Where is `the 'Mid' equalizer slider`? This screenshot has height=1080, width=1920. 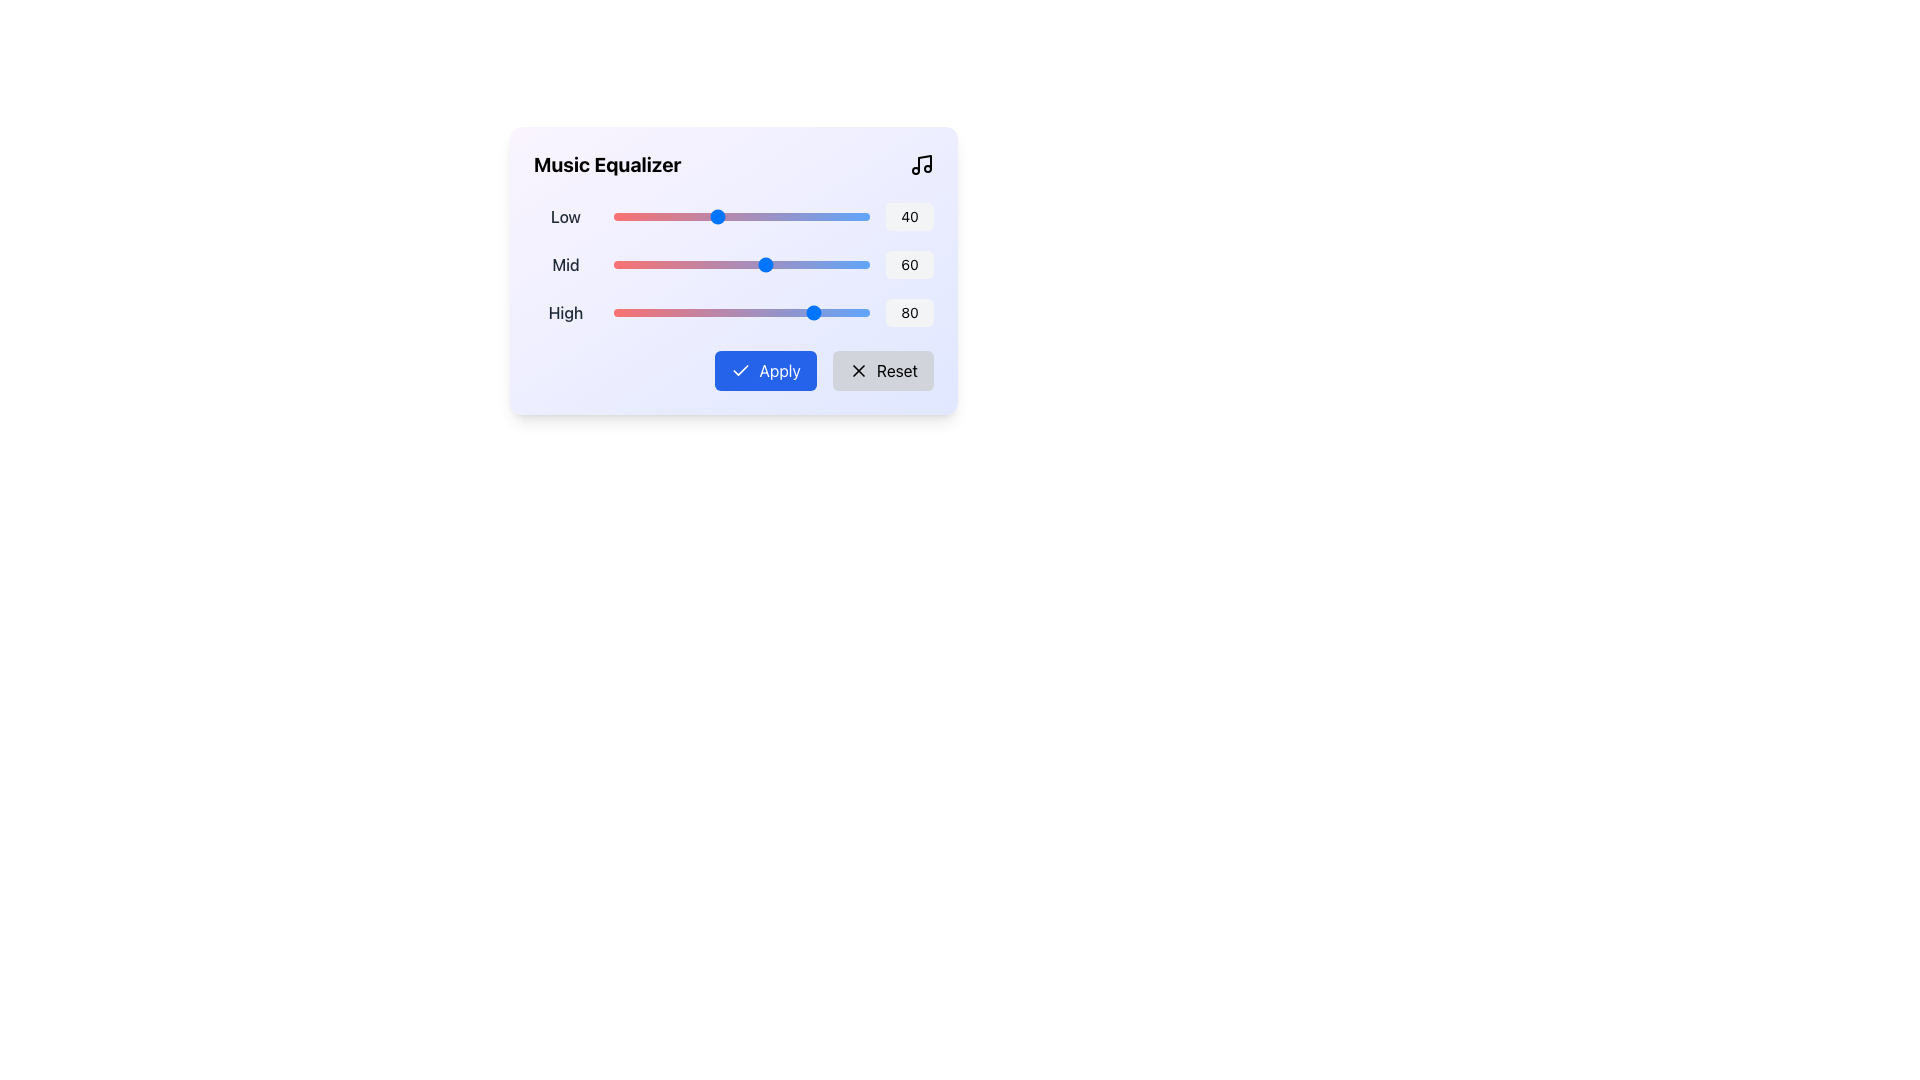
the 'Mid' equalizer slider is located at coordinates (657, 264).